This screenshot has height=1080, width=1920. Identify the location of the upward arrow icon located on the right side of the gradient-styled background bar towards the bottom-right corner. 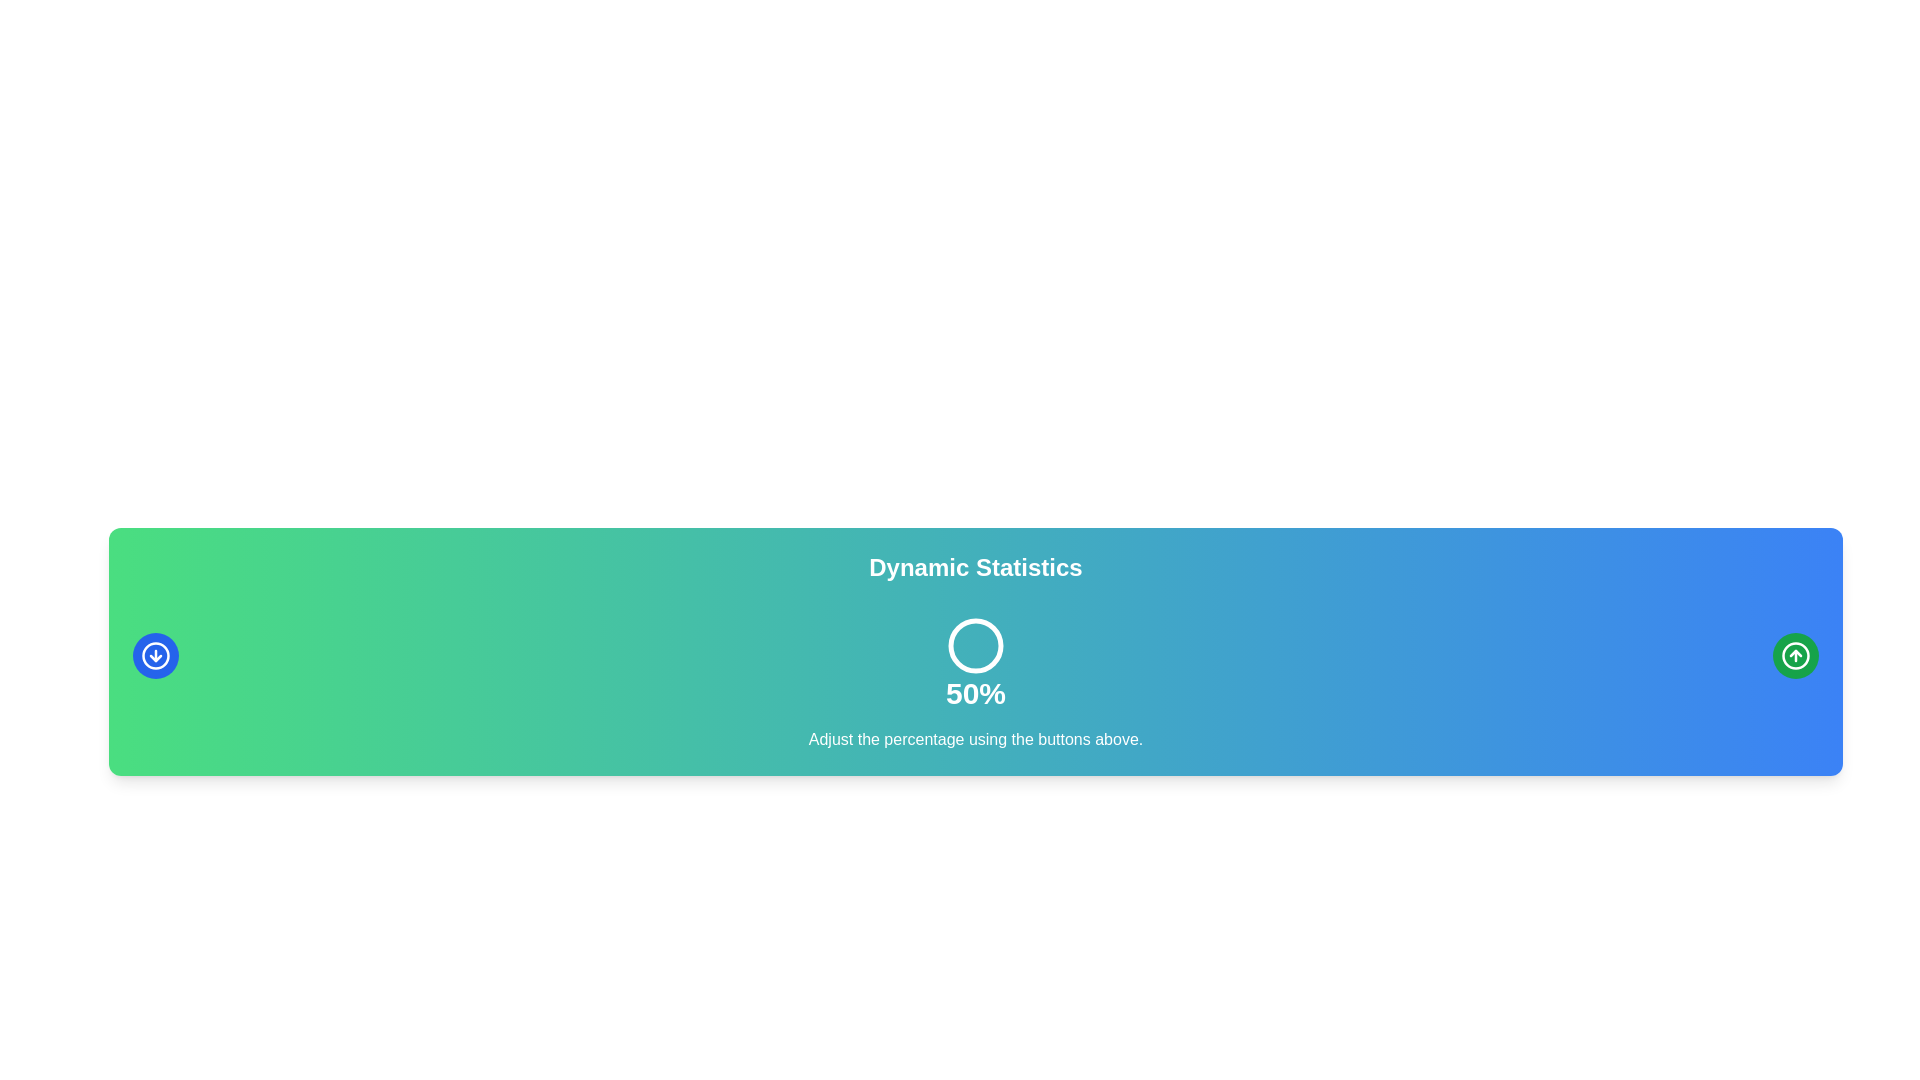
(1795, 655).